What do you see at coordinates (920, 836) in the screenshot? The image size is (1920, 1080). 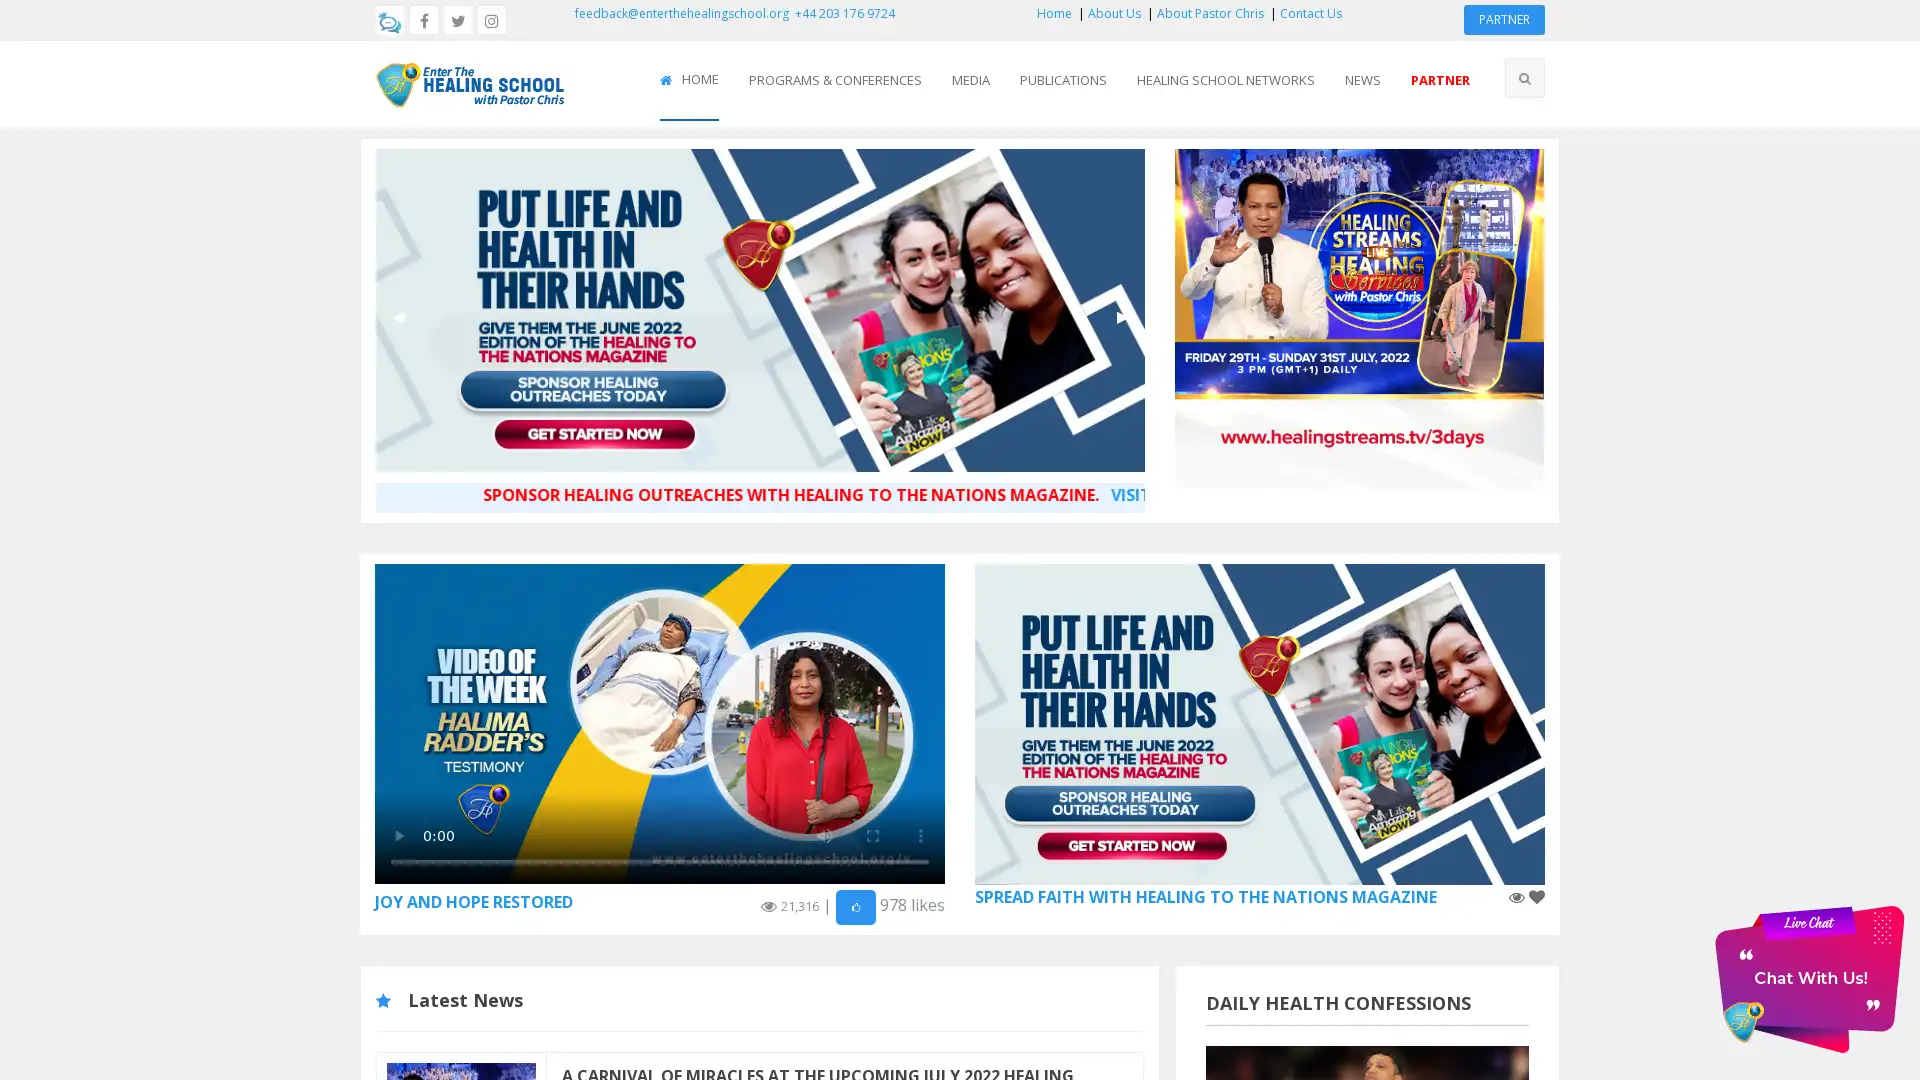 I see `show more media controls` at bounding box center [920, 836].